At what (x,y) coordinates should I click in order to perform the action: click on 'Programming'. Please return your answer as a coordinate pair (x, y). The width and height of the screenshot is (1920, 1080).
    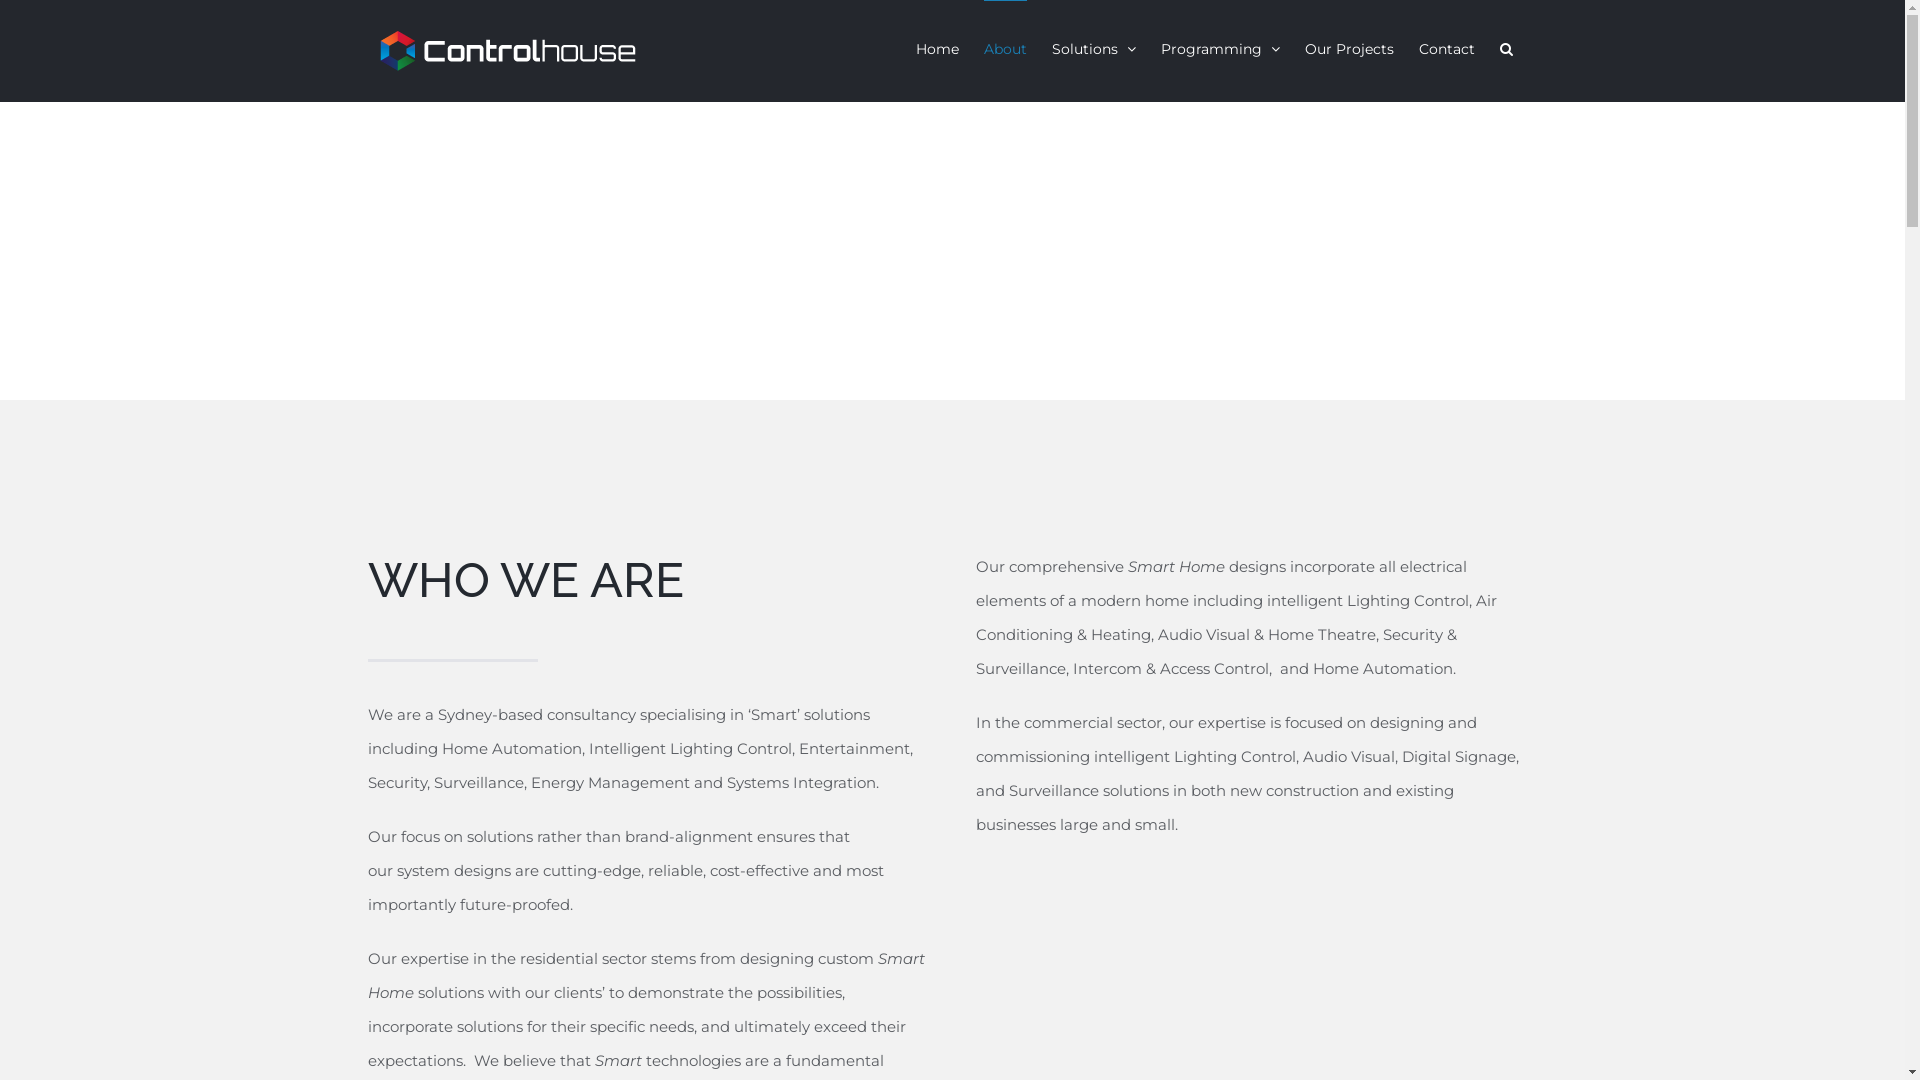
    Looking at the image, I should click on (1218, 46).